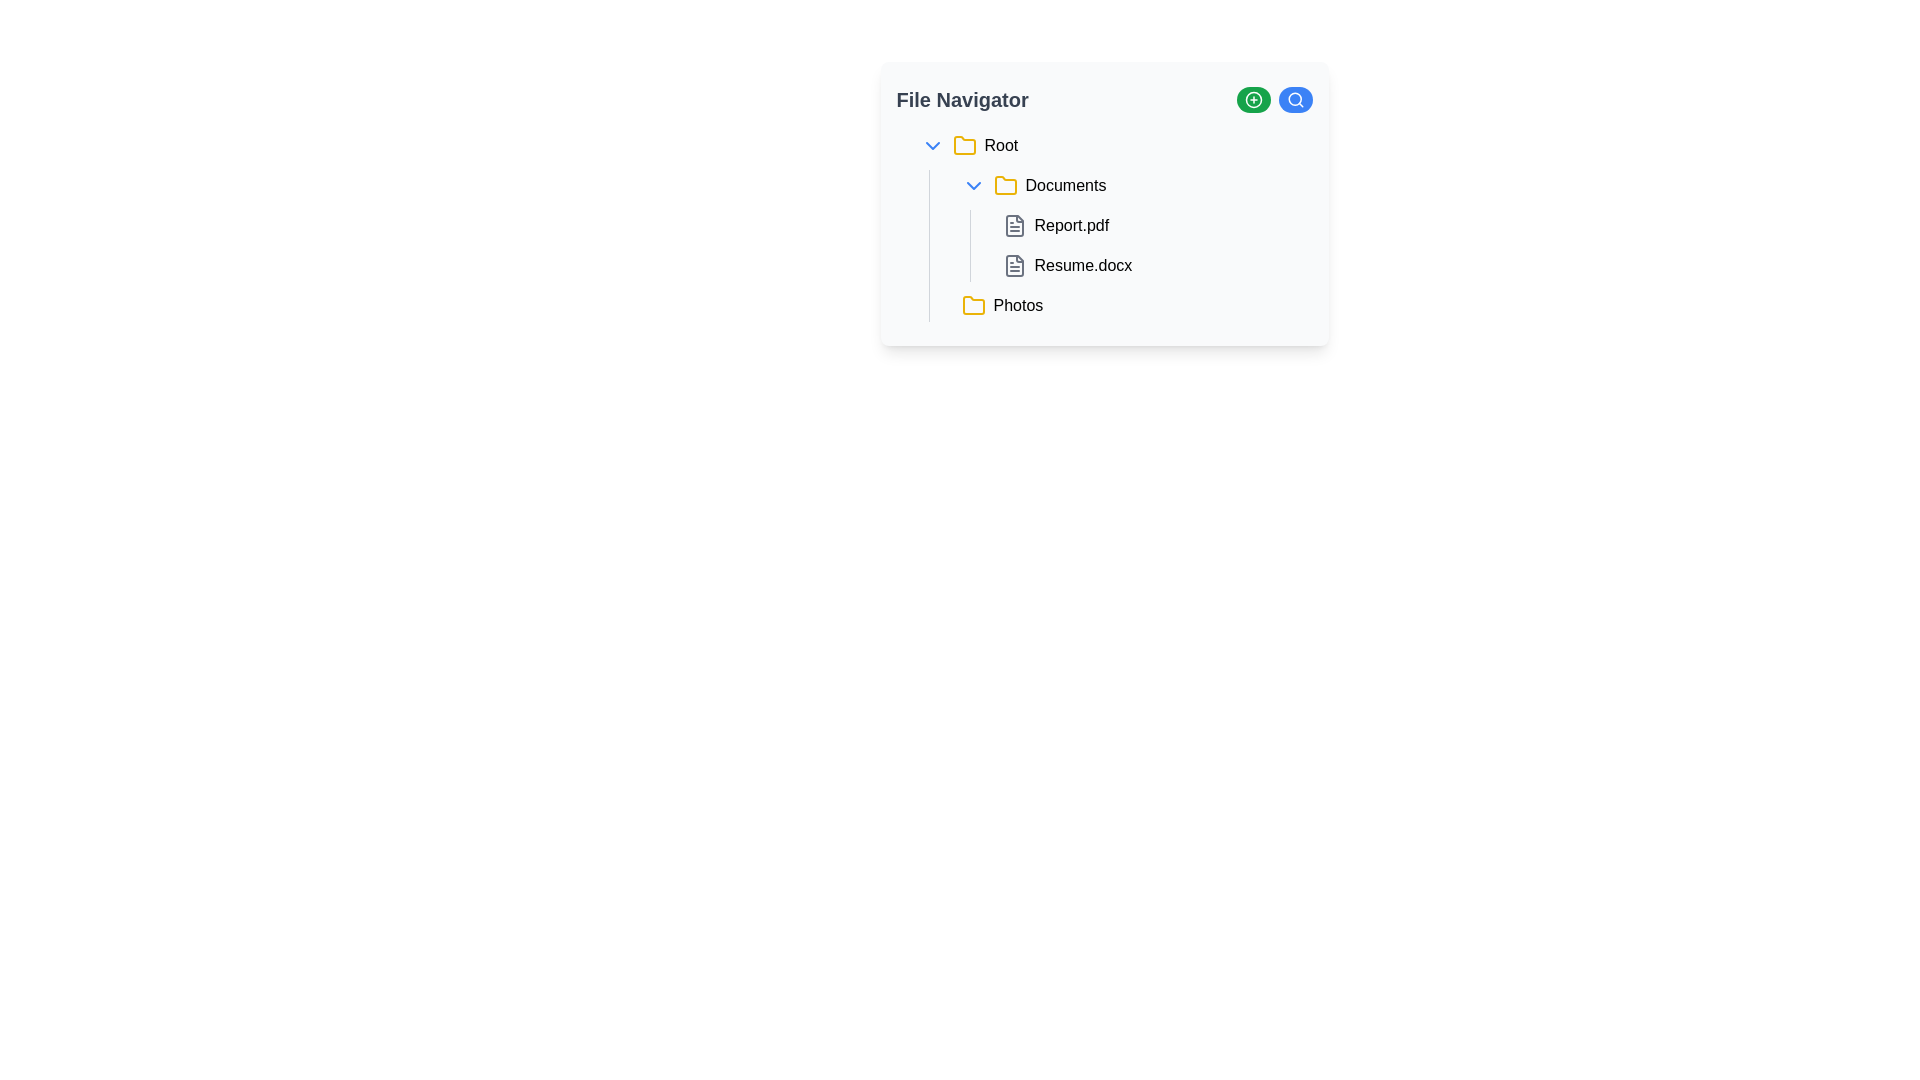  Describe the element at coordinates (1294, 99) in the screenshot. I see `the circular portion of the search icon located in the upper-right corner of the file navigator interface` at that location.